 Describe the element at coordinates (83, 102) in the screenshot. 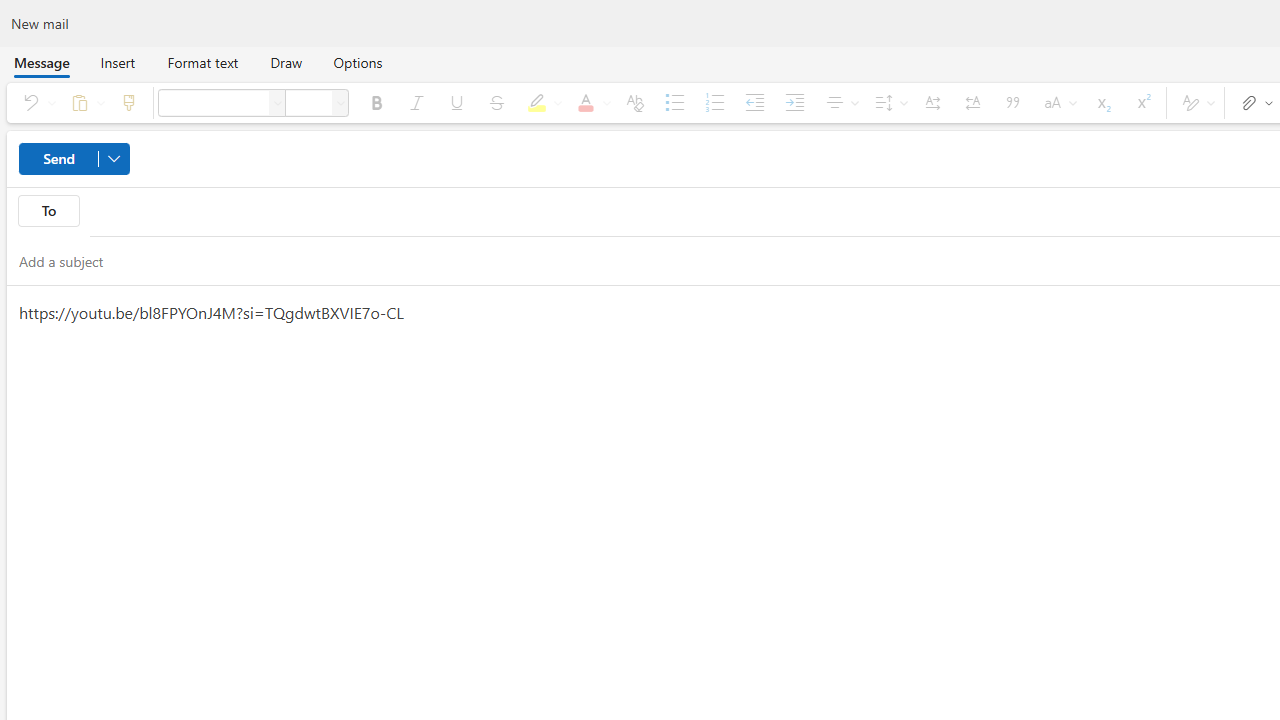

I see `'Paste'` at that location.